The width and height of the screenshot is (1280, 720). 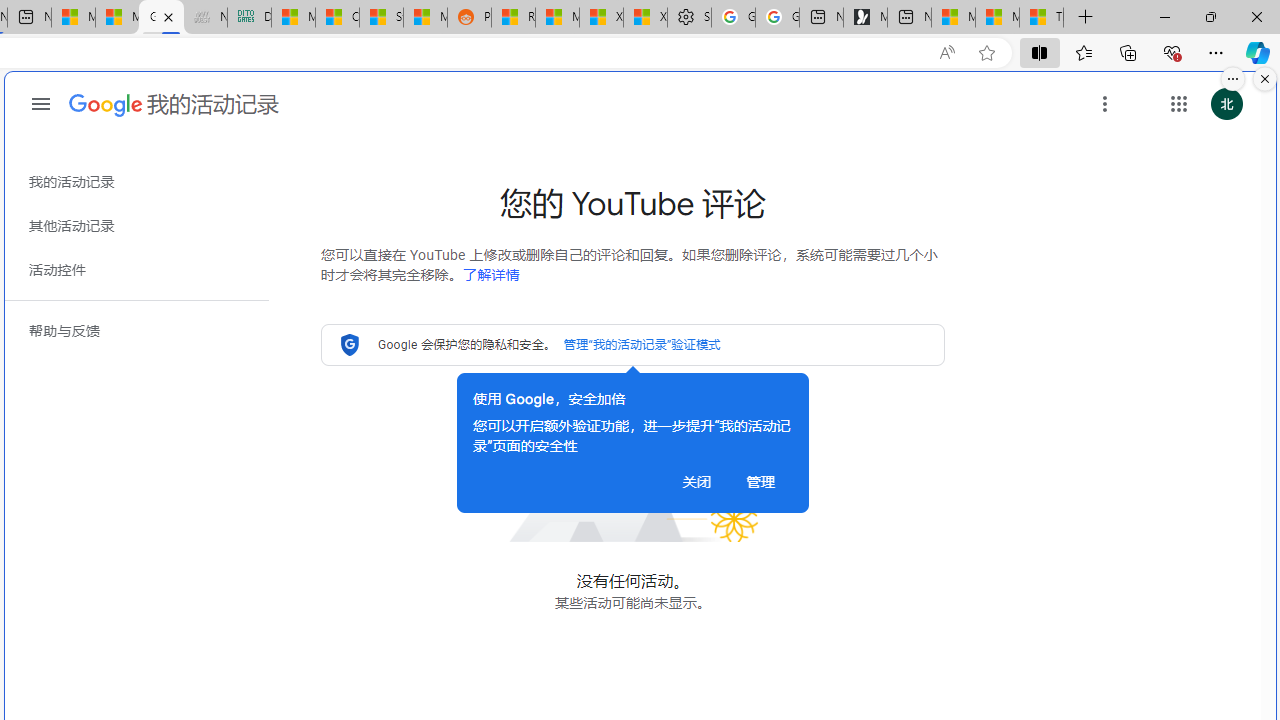 I want to click on 'Favorites', so click(x=1082, y=51).